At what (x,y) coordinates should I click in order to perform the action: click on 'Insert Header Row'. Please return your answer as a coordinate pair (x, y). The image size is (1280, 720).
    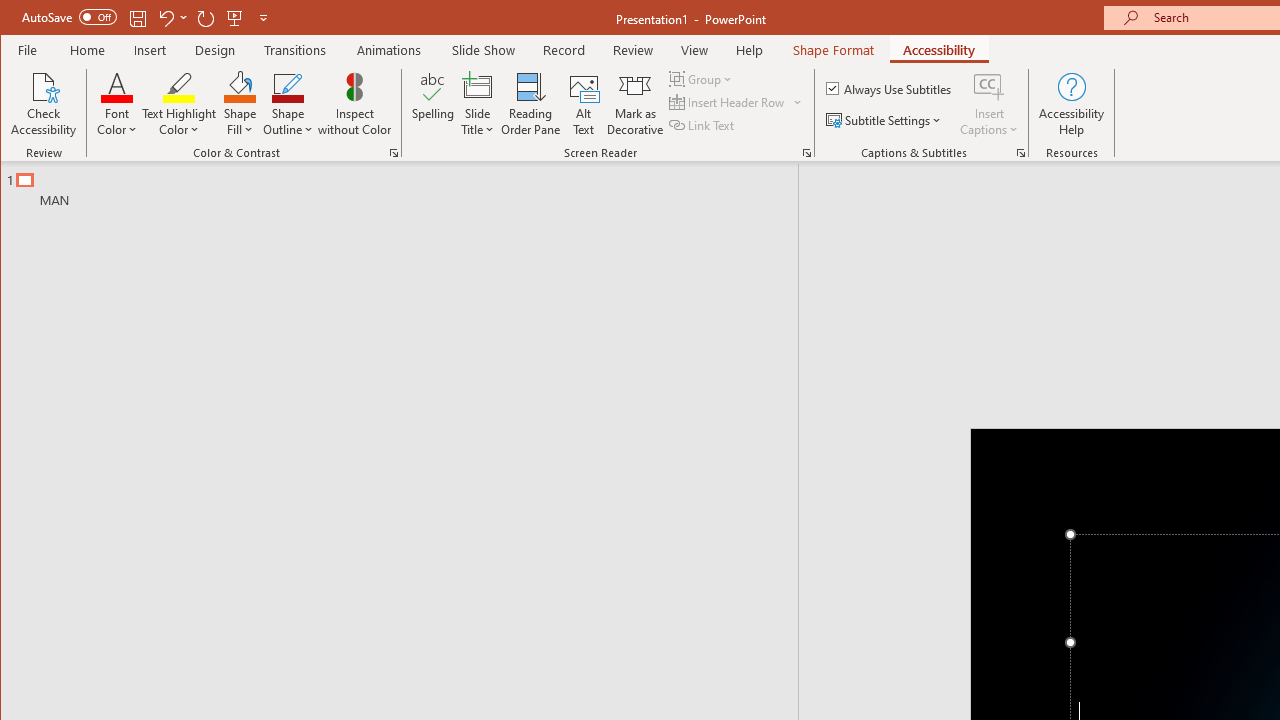
    Looking at the image, I should click on (735, 102).